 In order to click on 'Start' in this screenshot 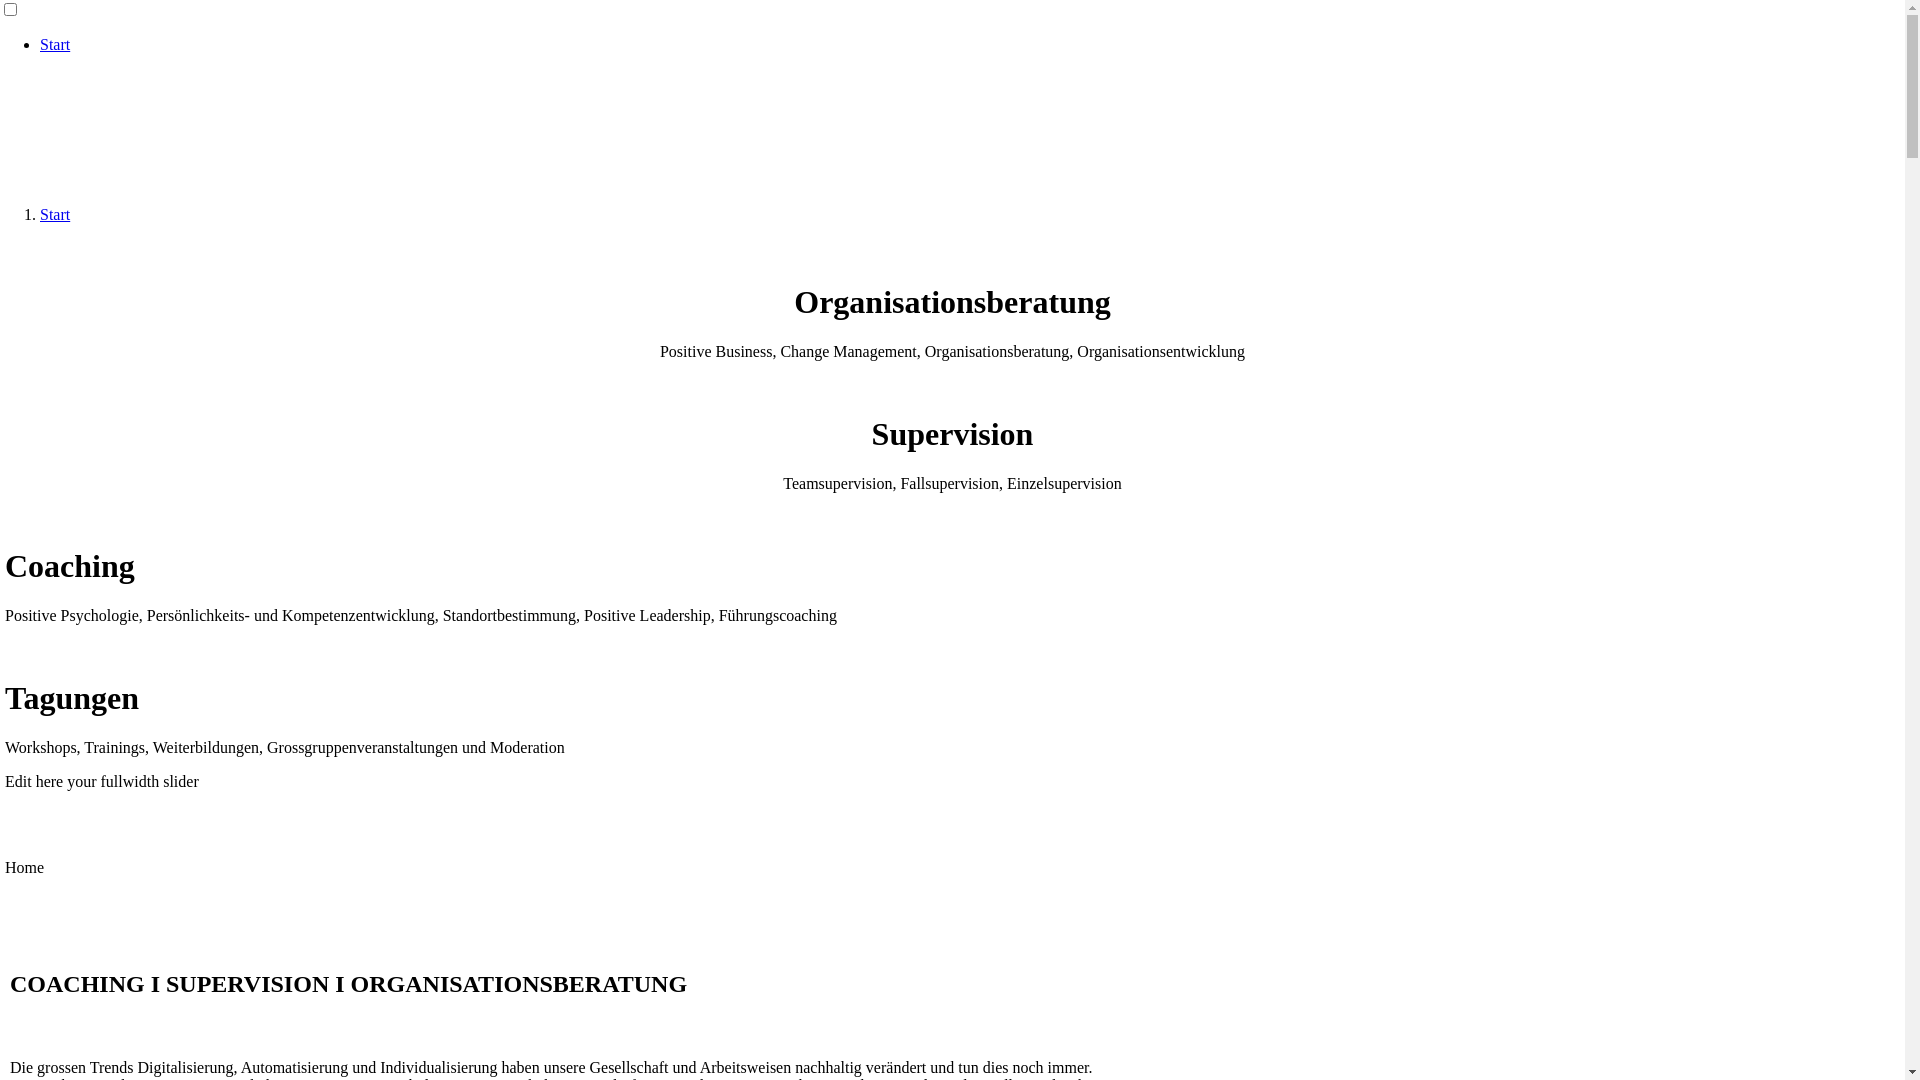, I will do `click(54, 44)`.